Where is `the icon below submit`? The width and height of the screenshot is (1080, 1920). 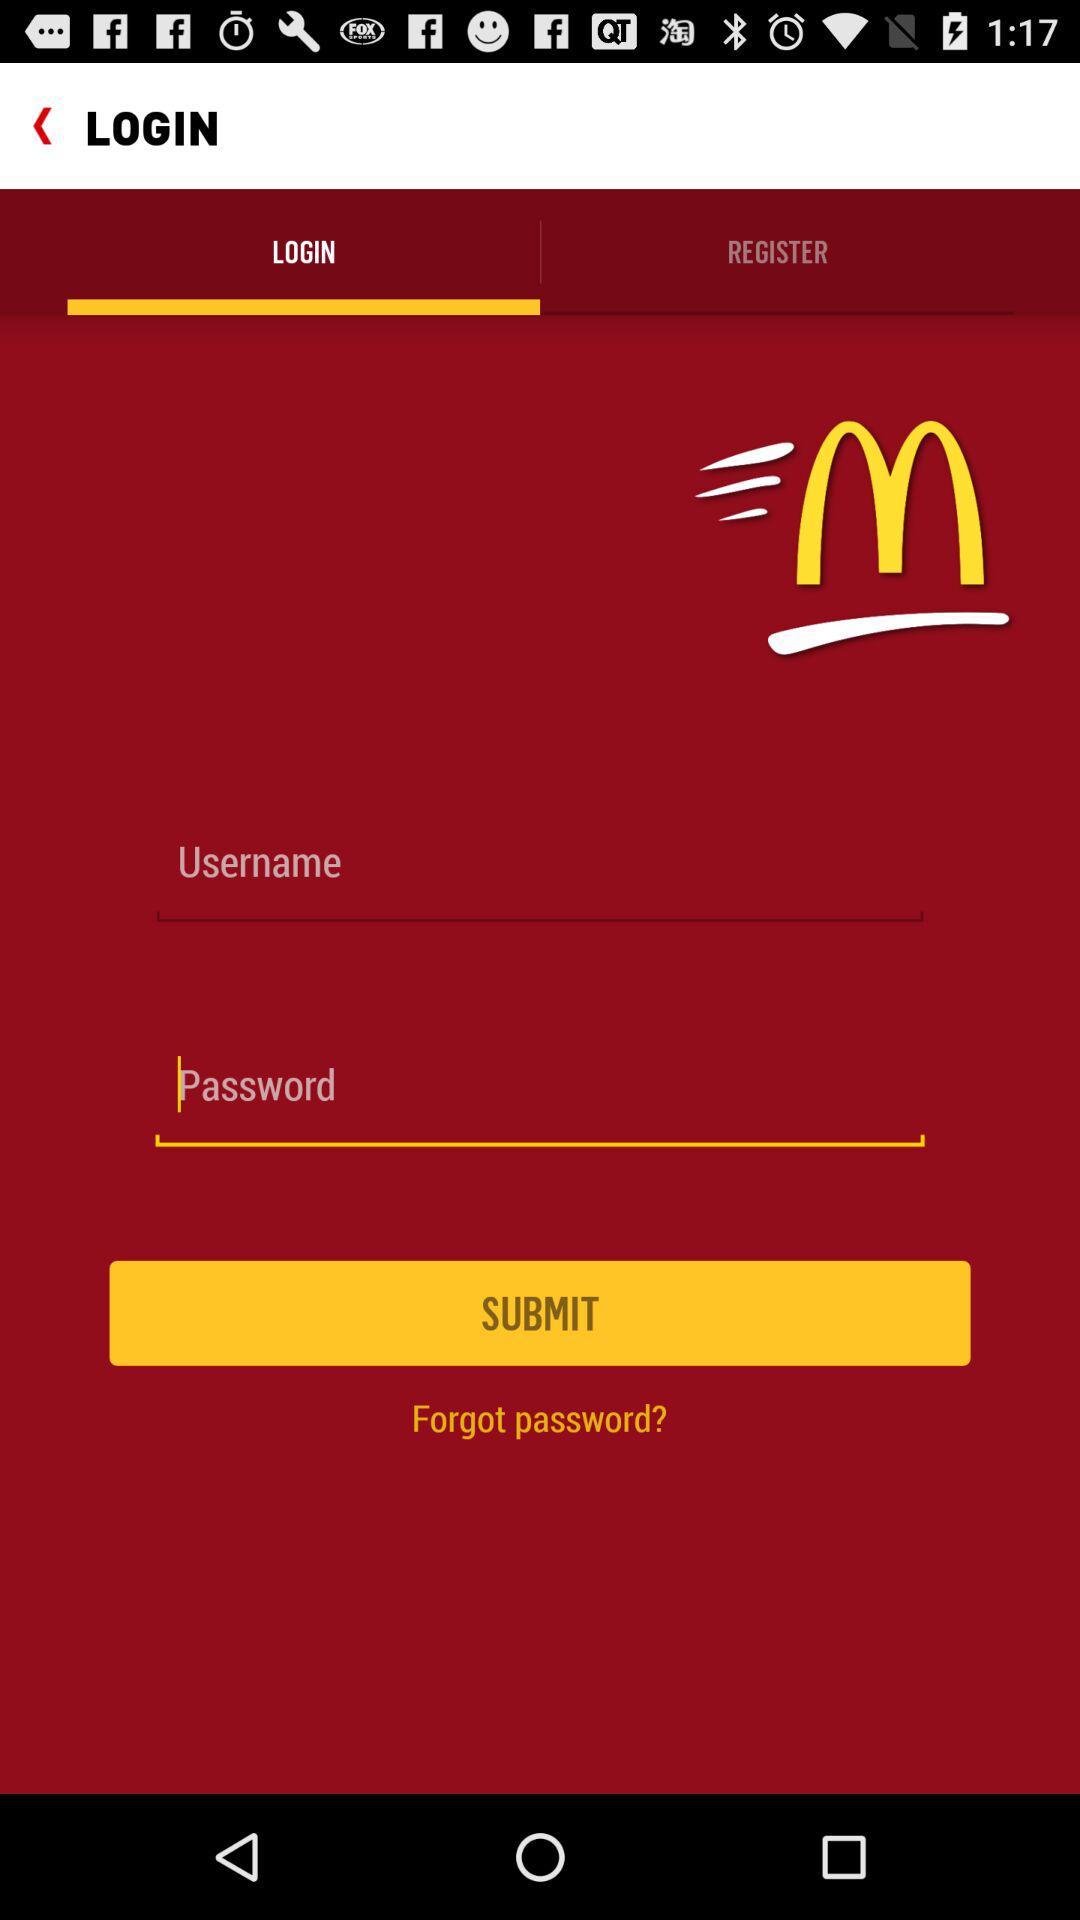 the icon below submit is located at coordinates (538, 1416).